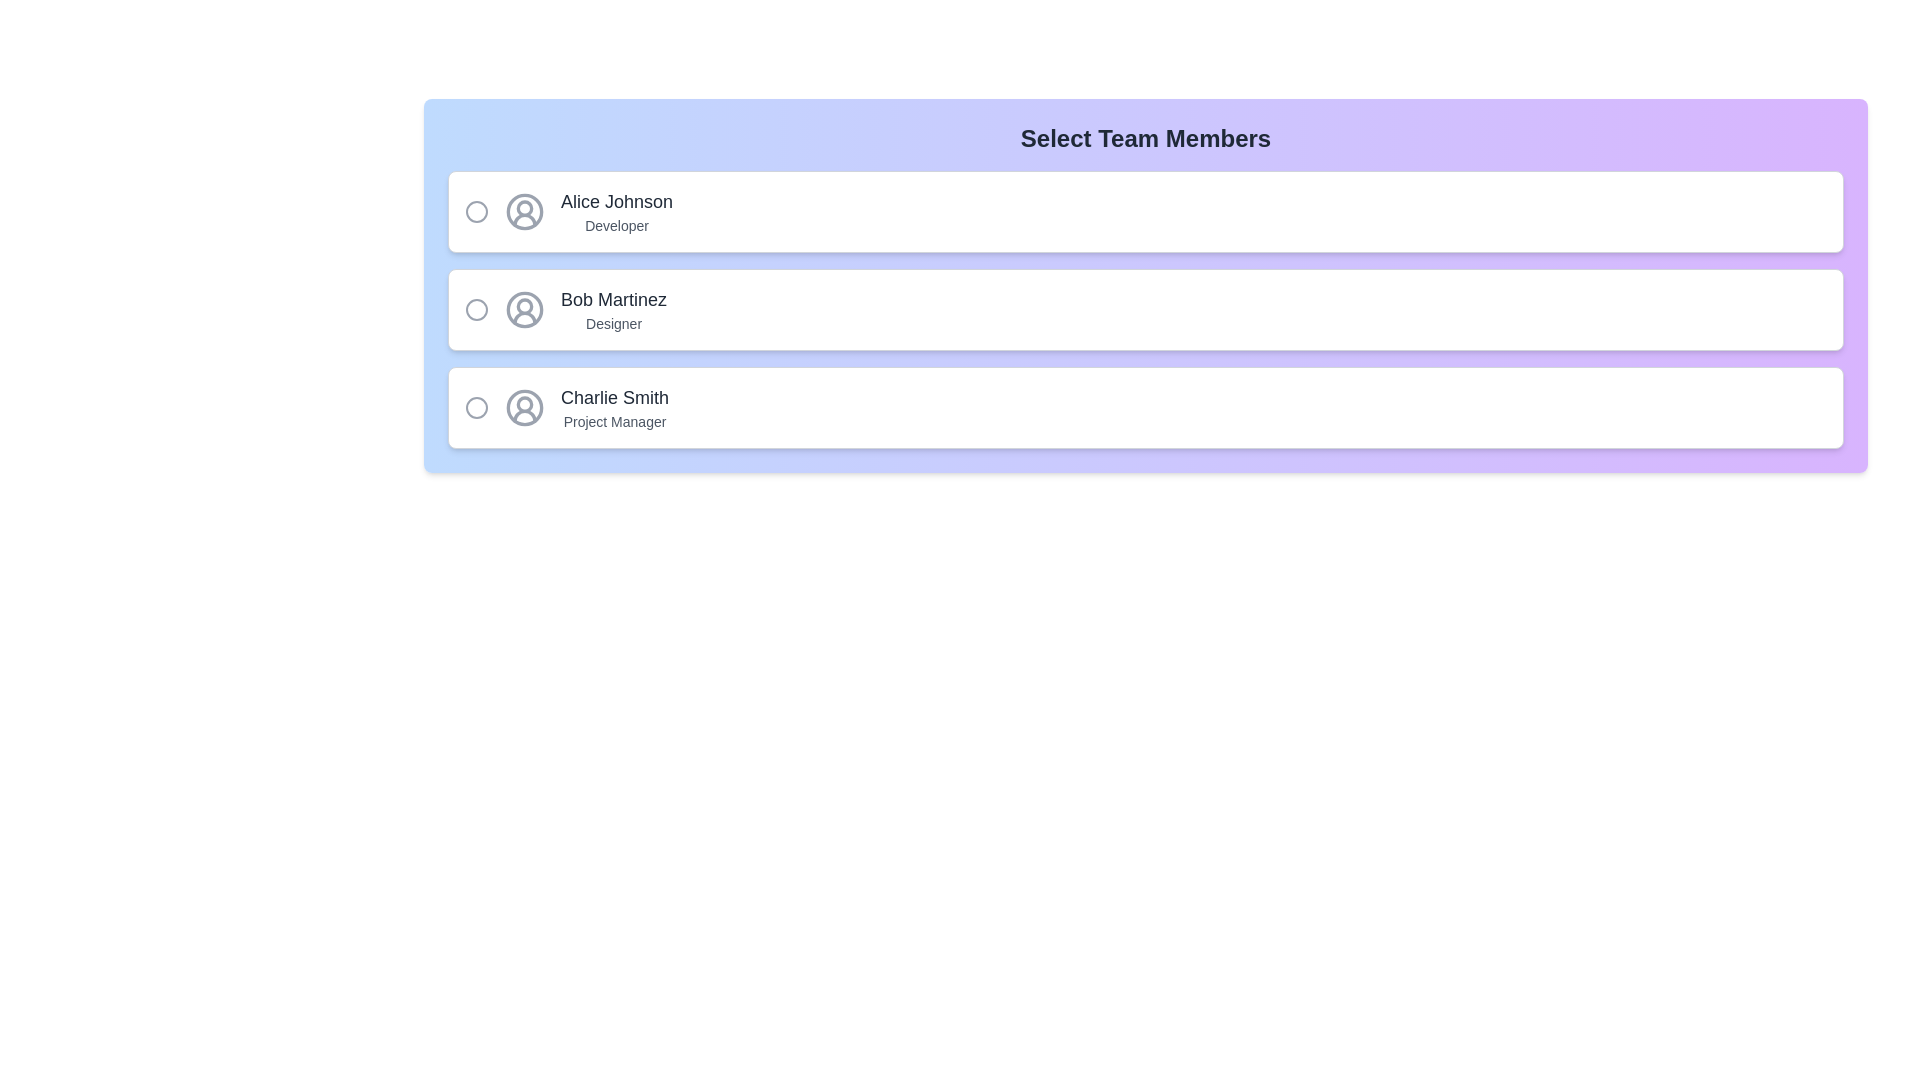 This screenshot has width=1920, height=1080. I want to click on the circular graphical element representing 'Charlie Smith' in the list, which is located to the left of the text 'Charlie Smith - Project Manager', so click(475, 407).